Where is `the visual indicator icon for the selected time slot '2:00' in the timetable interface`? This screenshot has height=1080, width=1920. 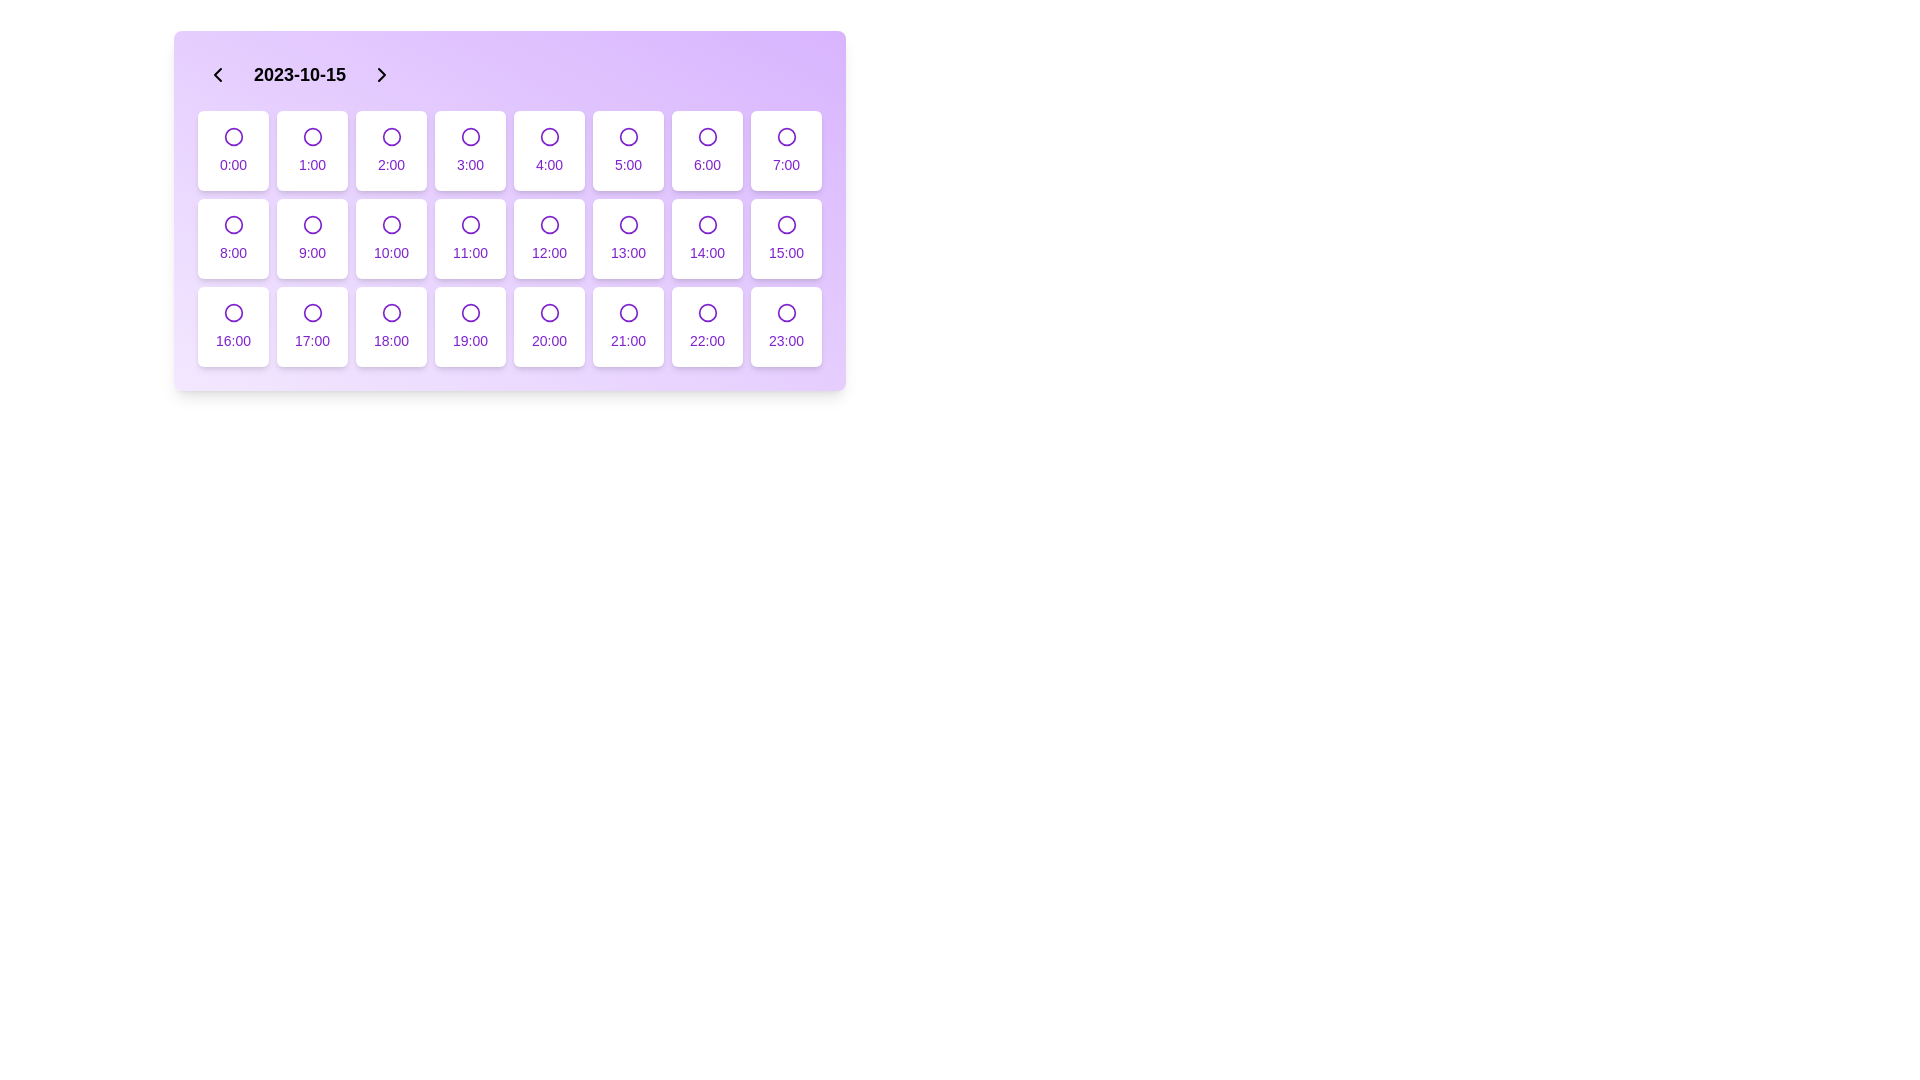
the visual indicator icon for the selected time slot '2:00' in the timetable interface is located at coordinates (391, 136).